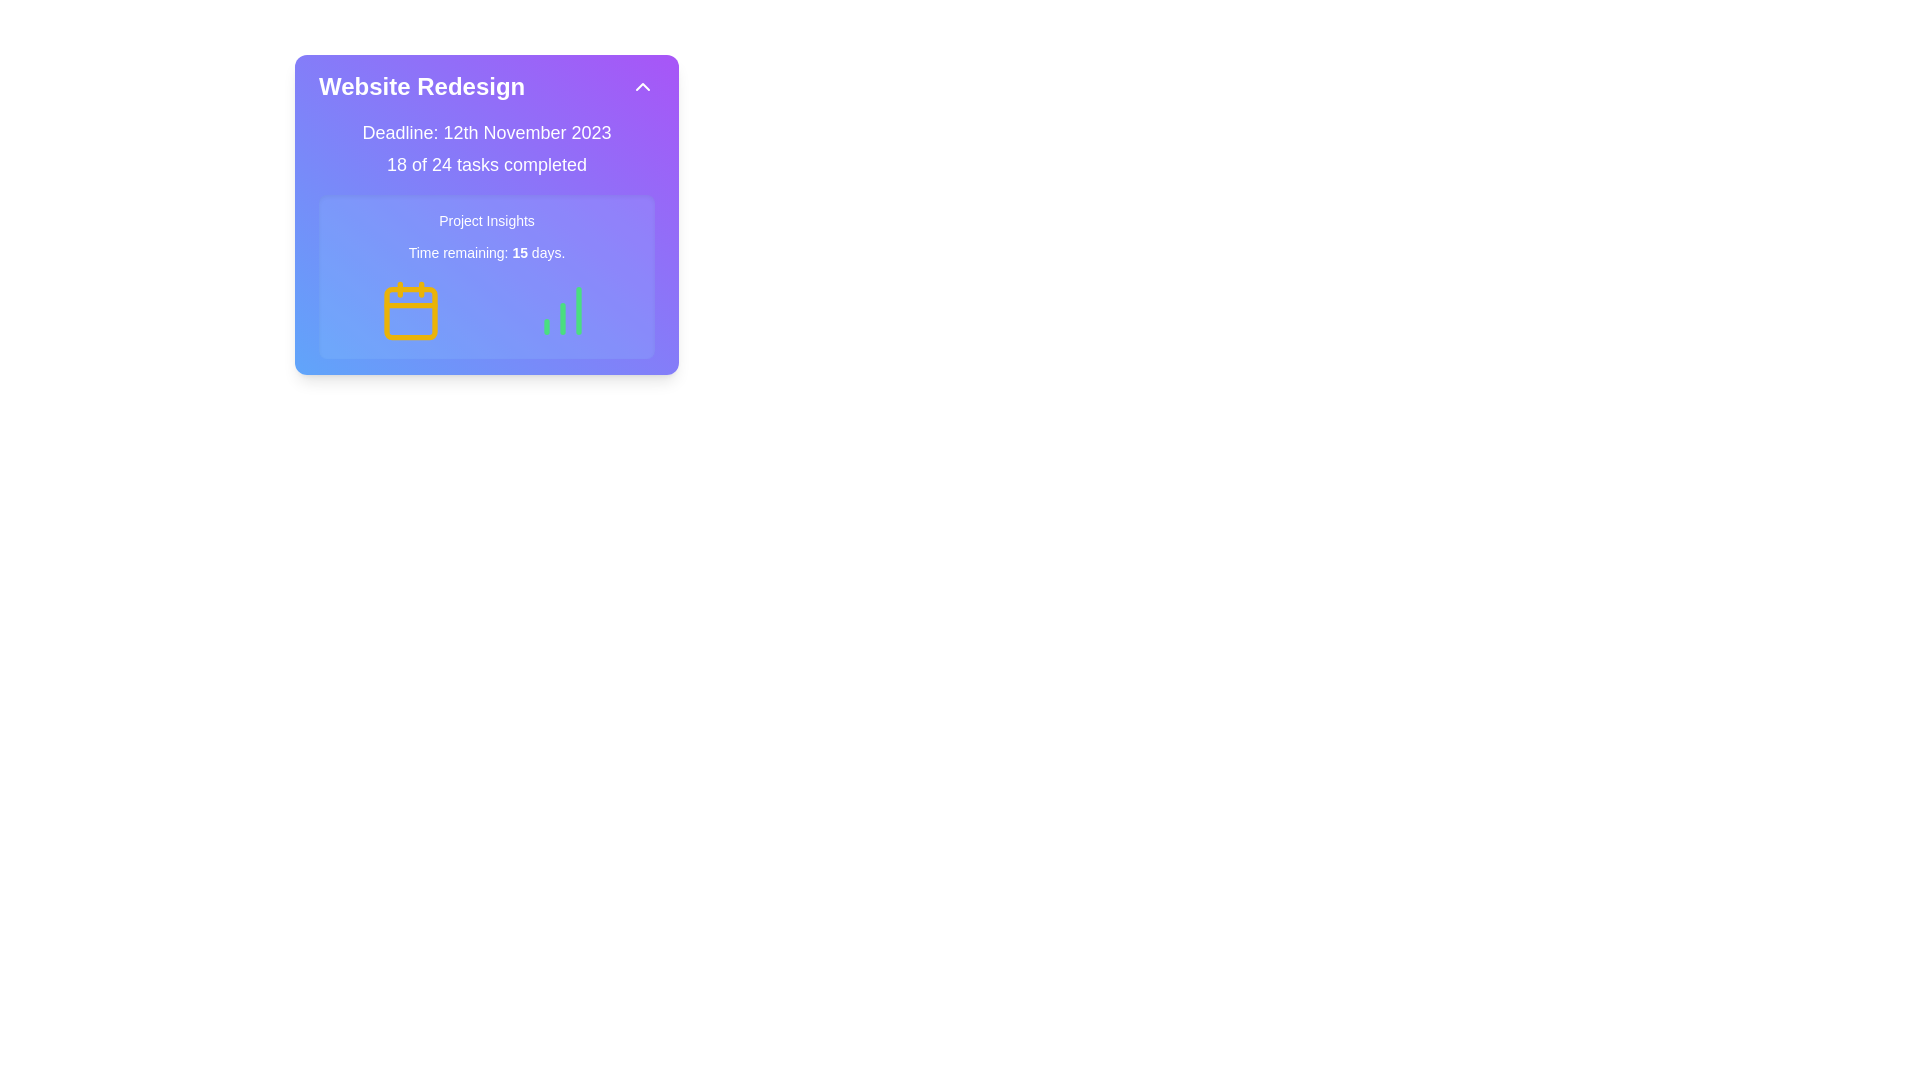 The width and height of the screenshot is (1920, 1080). What do you see at coordinates (486, 164) in the screenshot?
I see `the static text element that reads '18 of 24 tasks completed', which is located below the 'Deadline: 12th November 2023' text in the upper-middle portion of the 'Website Redesign' card` at bounding box center [486, 164].